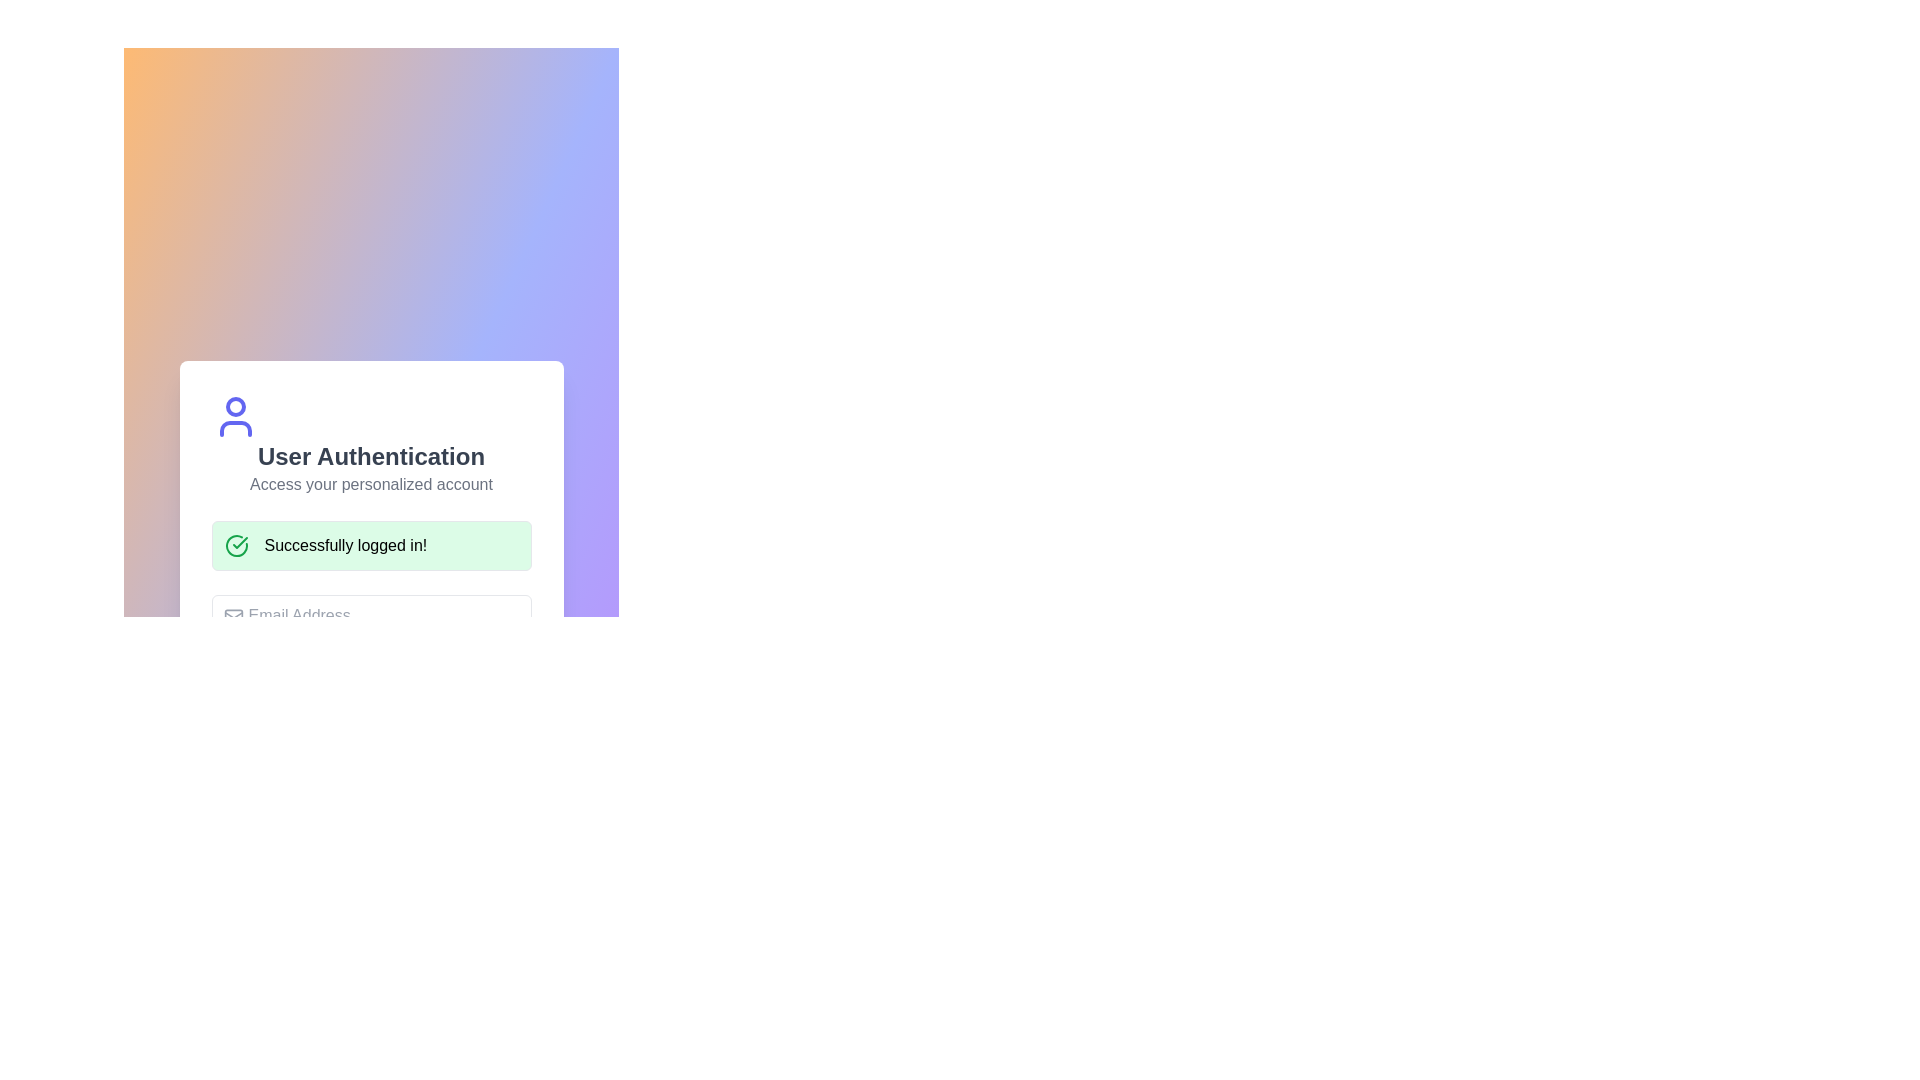 The height and width of the screenshot is (1080, 1920). Describe the element at coordinates (371, 443) in the screenshot. I see `the Header with Icon that features the main headline 'User Authentication' and a subtitle 'Access your personalized account', along with a blue user icon above the text` at that location.